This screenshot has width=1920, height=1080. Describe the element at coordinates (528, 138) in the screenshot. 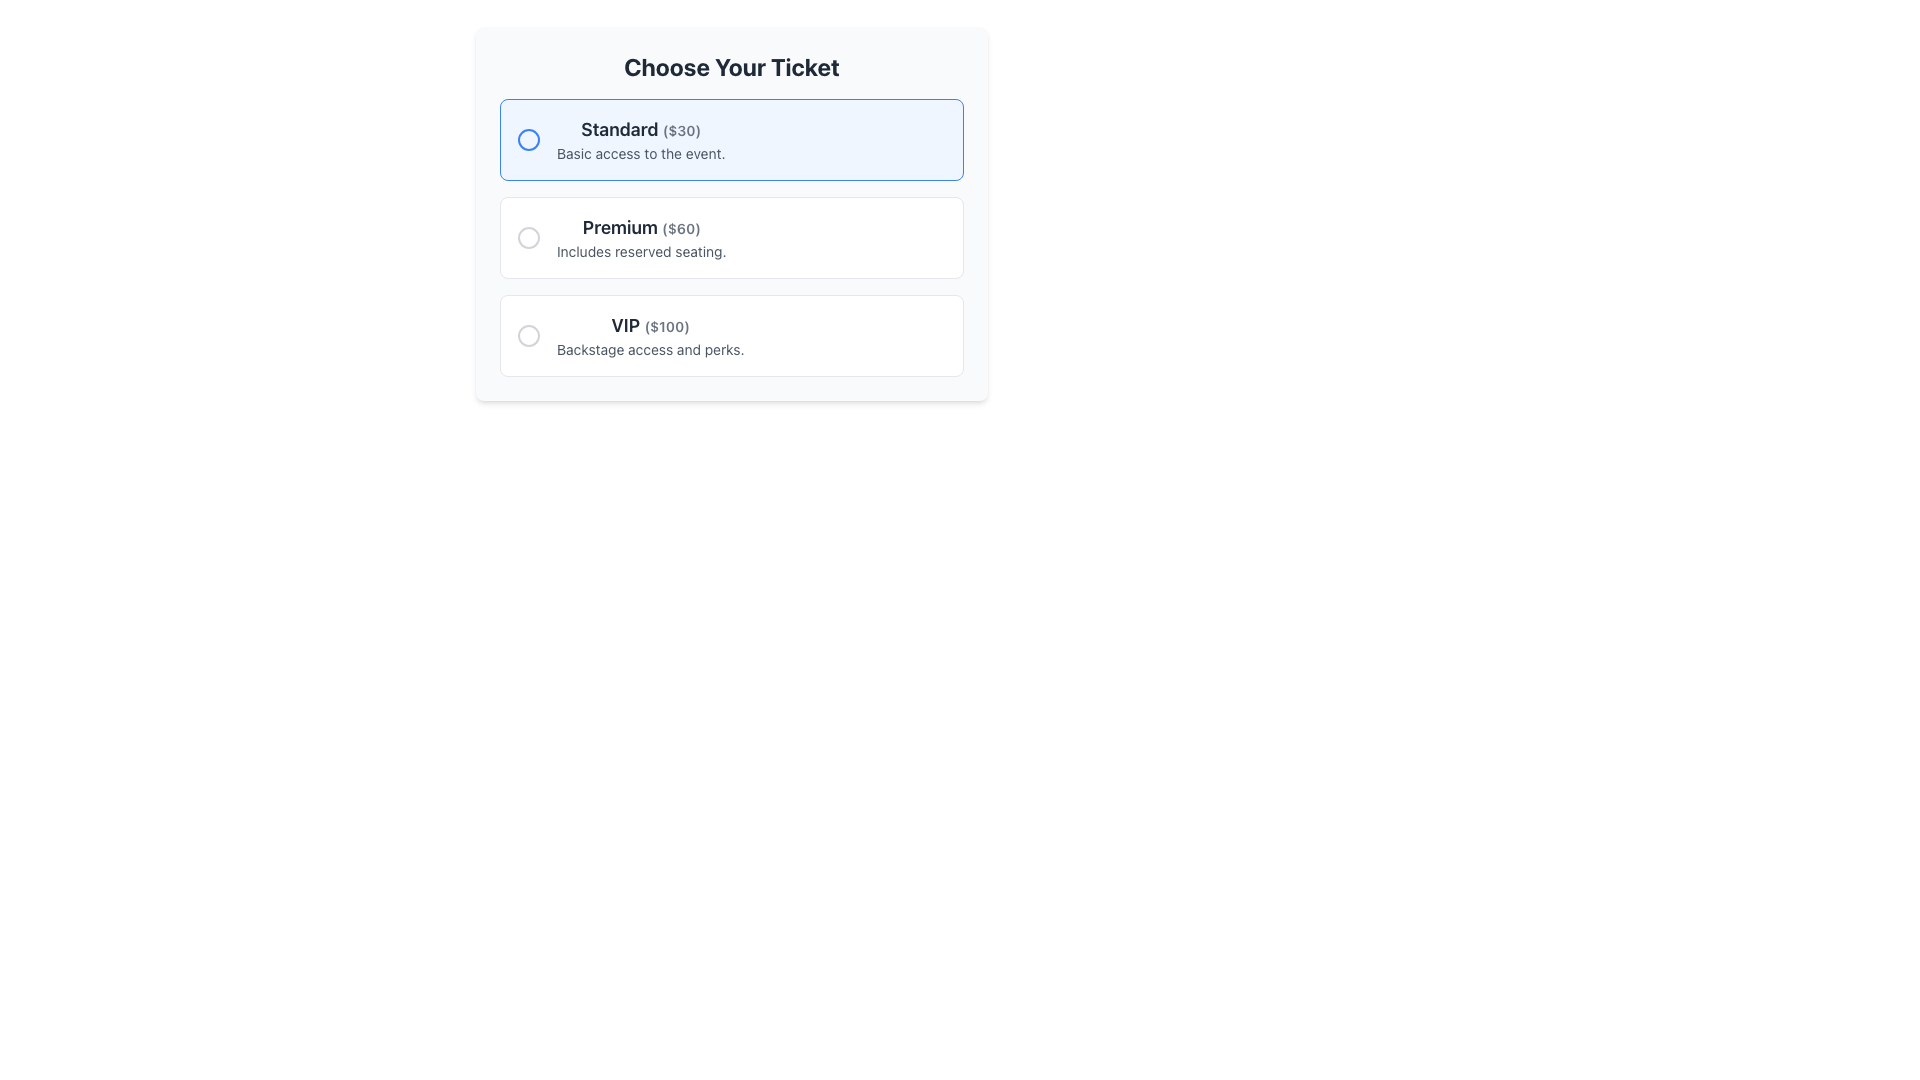

I see `the radio button located to the left of the text 'Standard ($30)'` at that location.